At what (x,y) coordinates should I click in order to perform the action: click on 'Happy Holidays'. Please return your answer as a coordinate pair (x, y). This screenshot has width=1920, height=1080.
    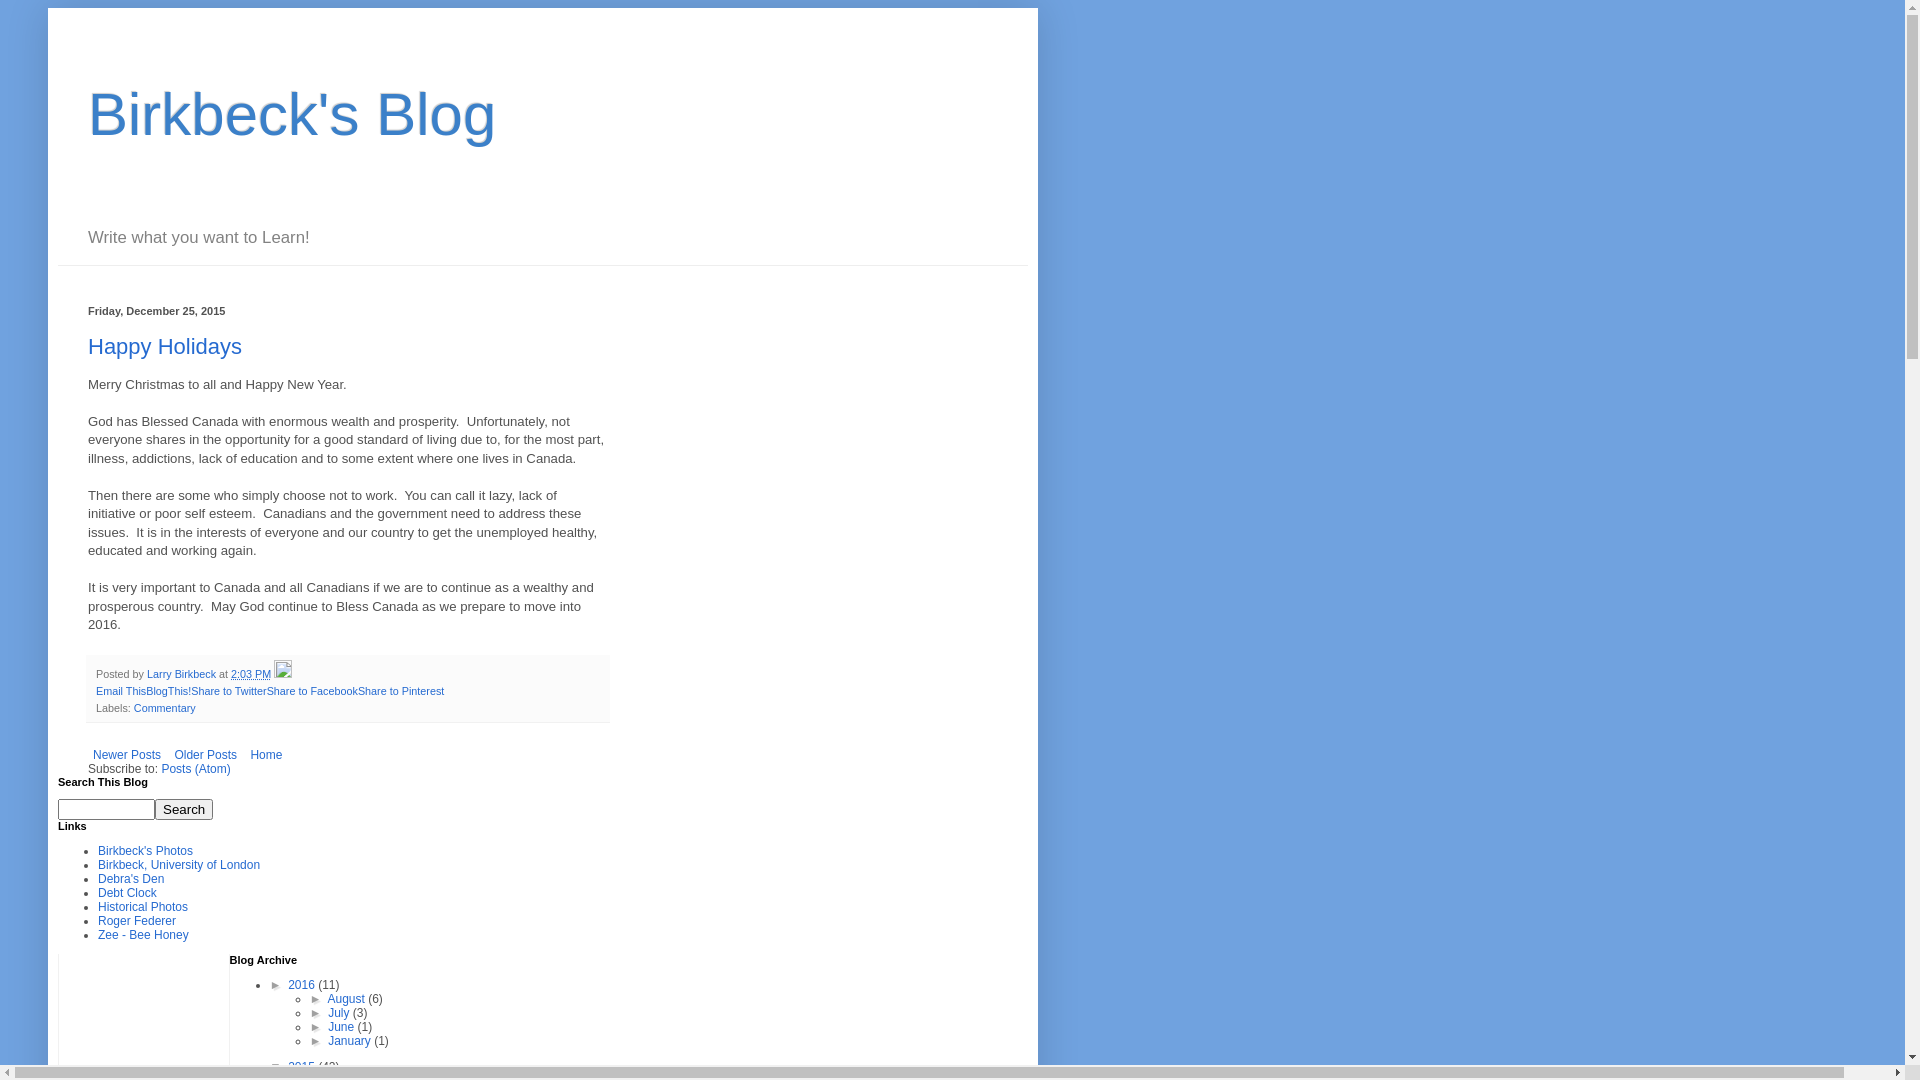
    Looking at the image, I should click on (164, 345).